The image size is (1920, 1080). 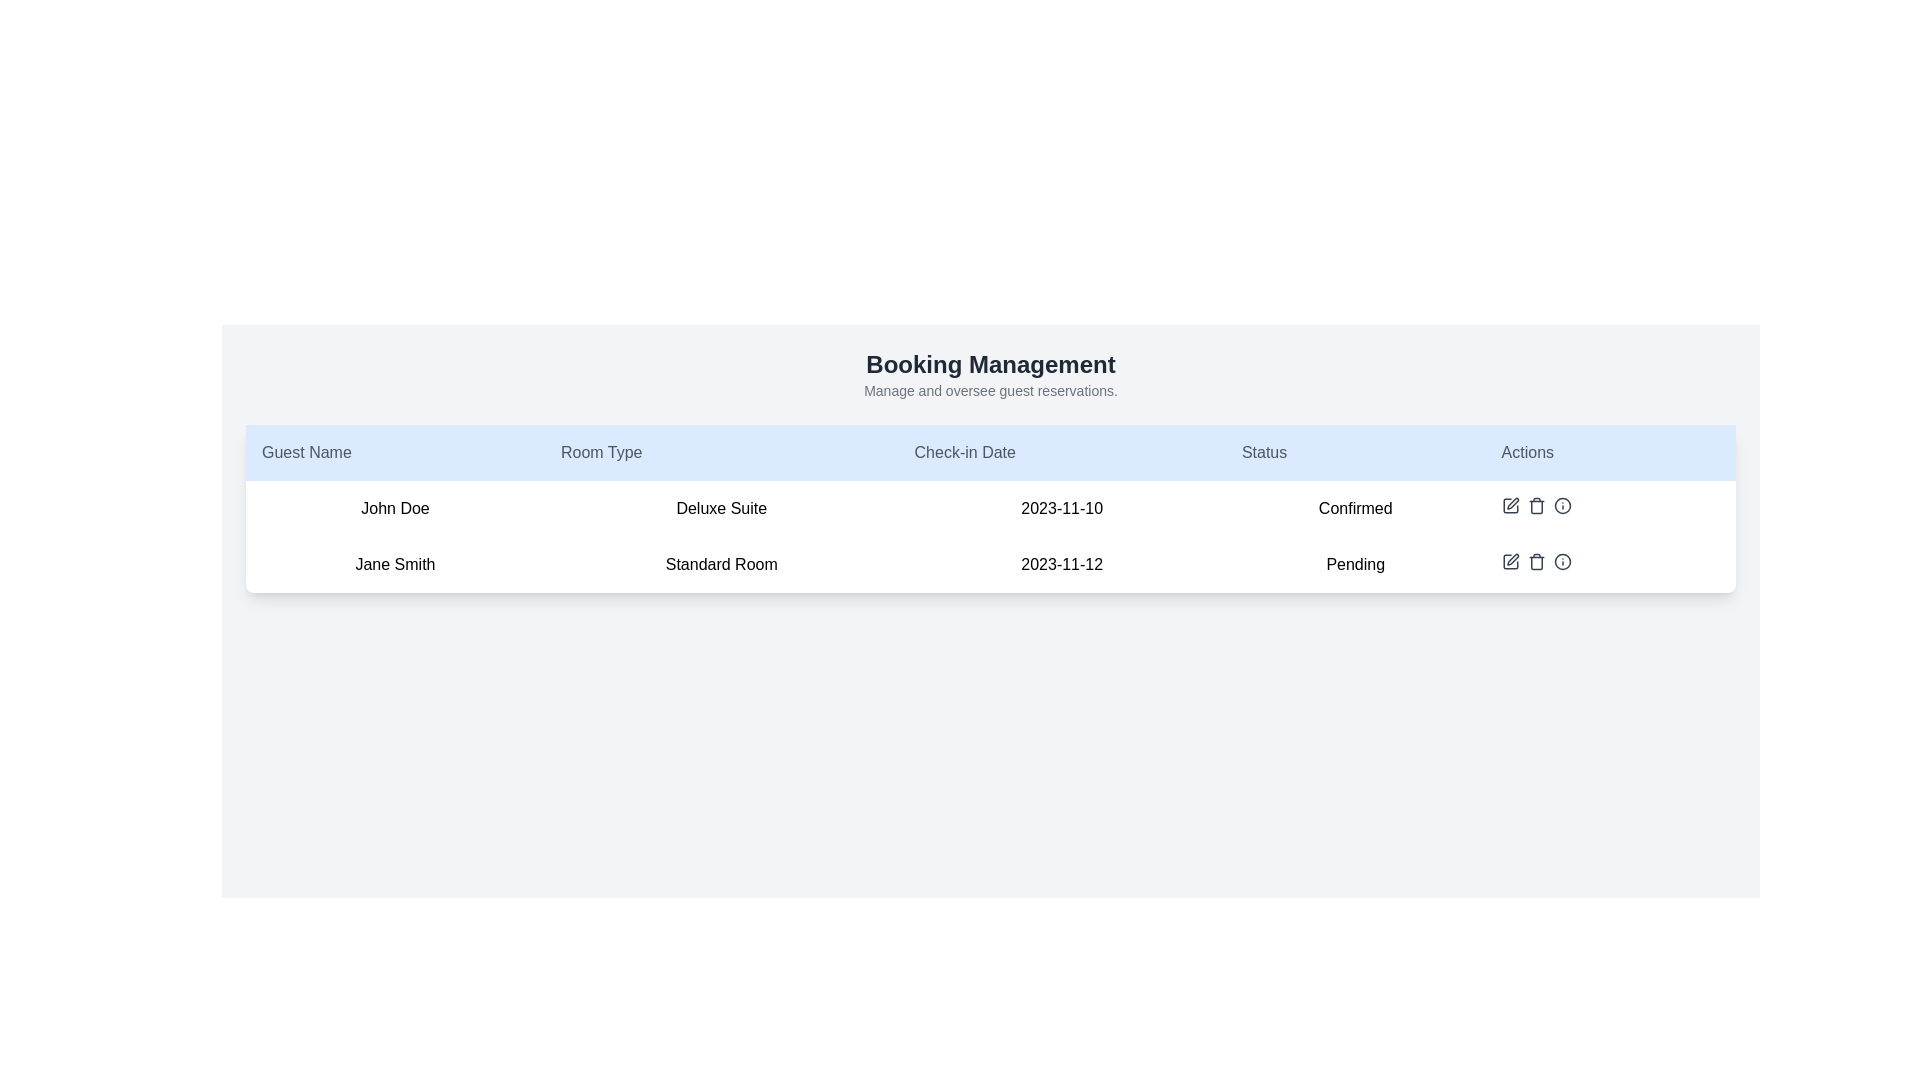 I want to click on the static text label that reads 'Manage and oversee guest reservations.', which is styled in a smaller, lighter gray font and located below the 'Booking Management' heading, so click(x=990, y=390).